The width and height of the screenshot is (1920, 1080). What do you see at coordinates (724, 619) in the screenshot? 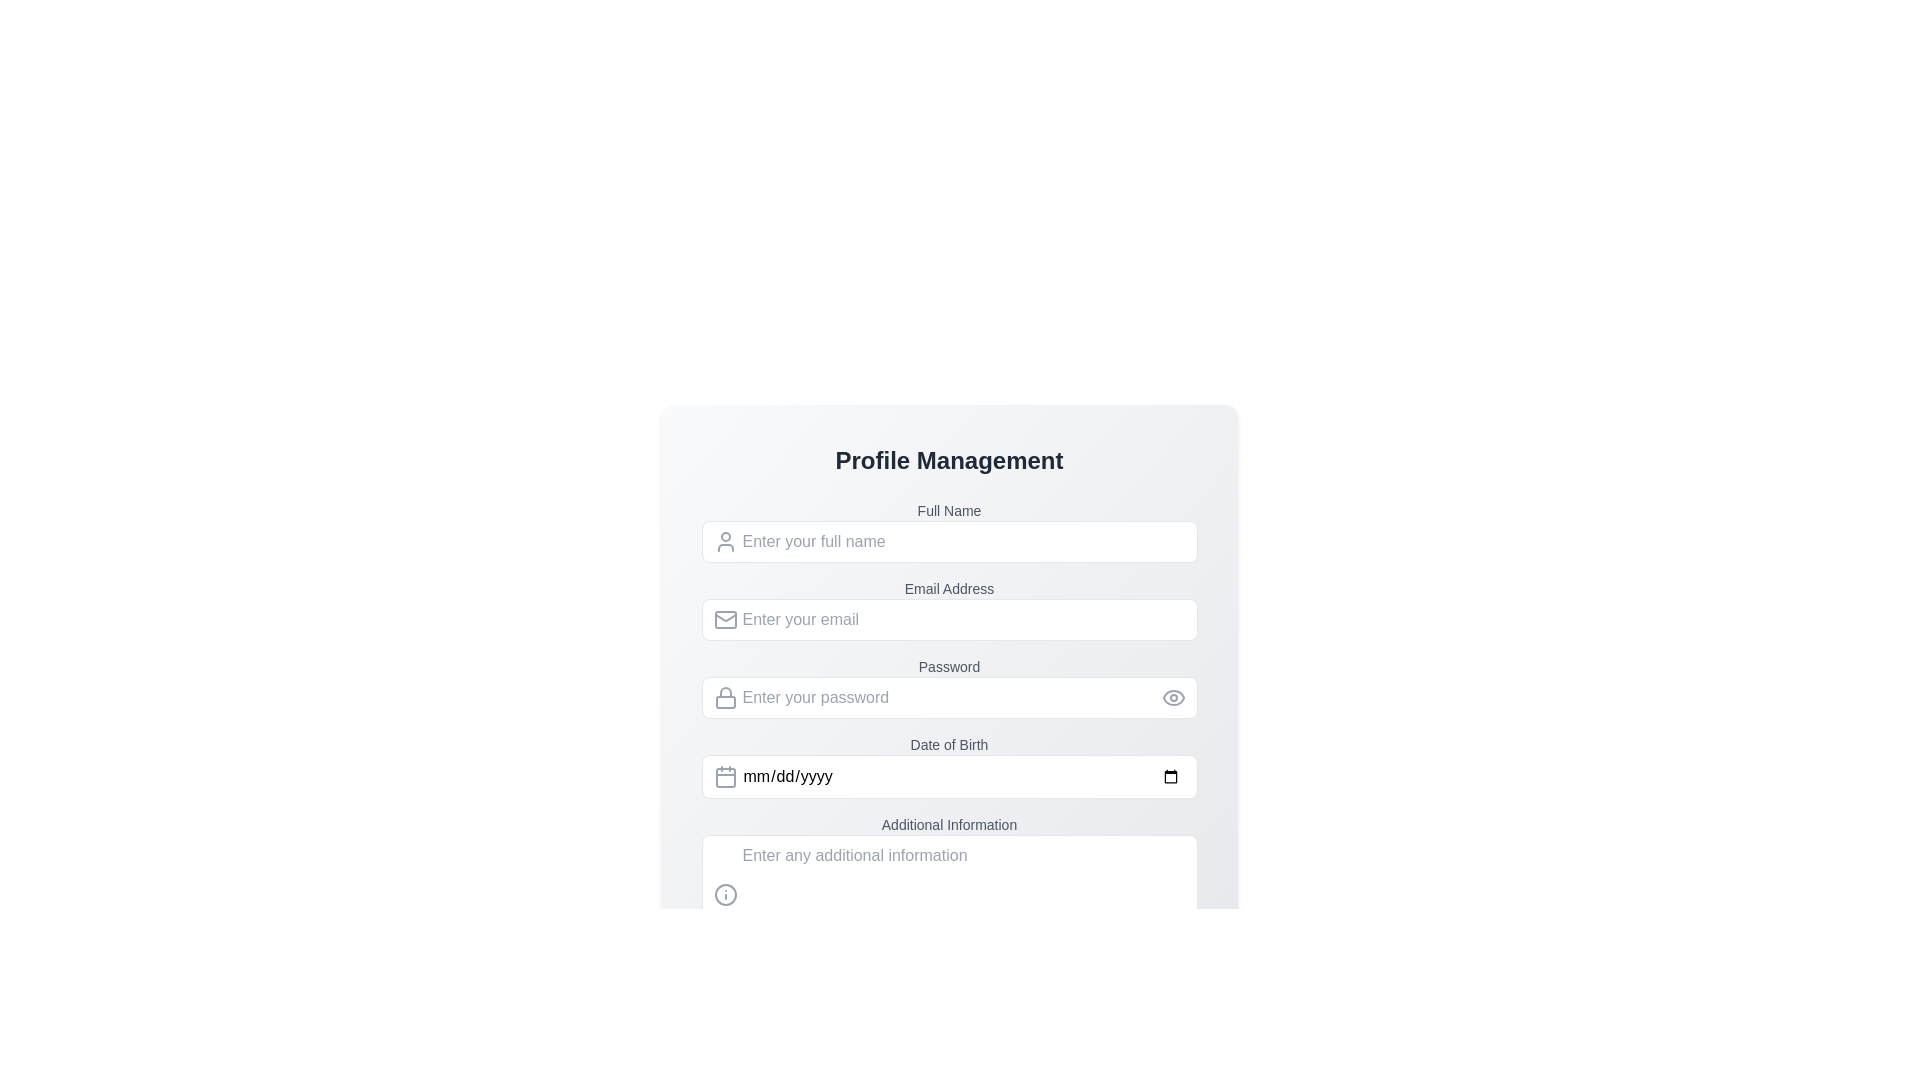
I see `the rectangular SVG shape with rounded corners that is part of the envelope icon located to the left of the email input field in the profile management form` at bounding box center [724, 619].